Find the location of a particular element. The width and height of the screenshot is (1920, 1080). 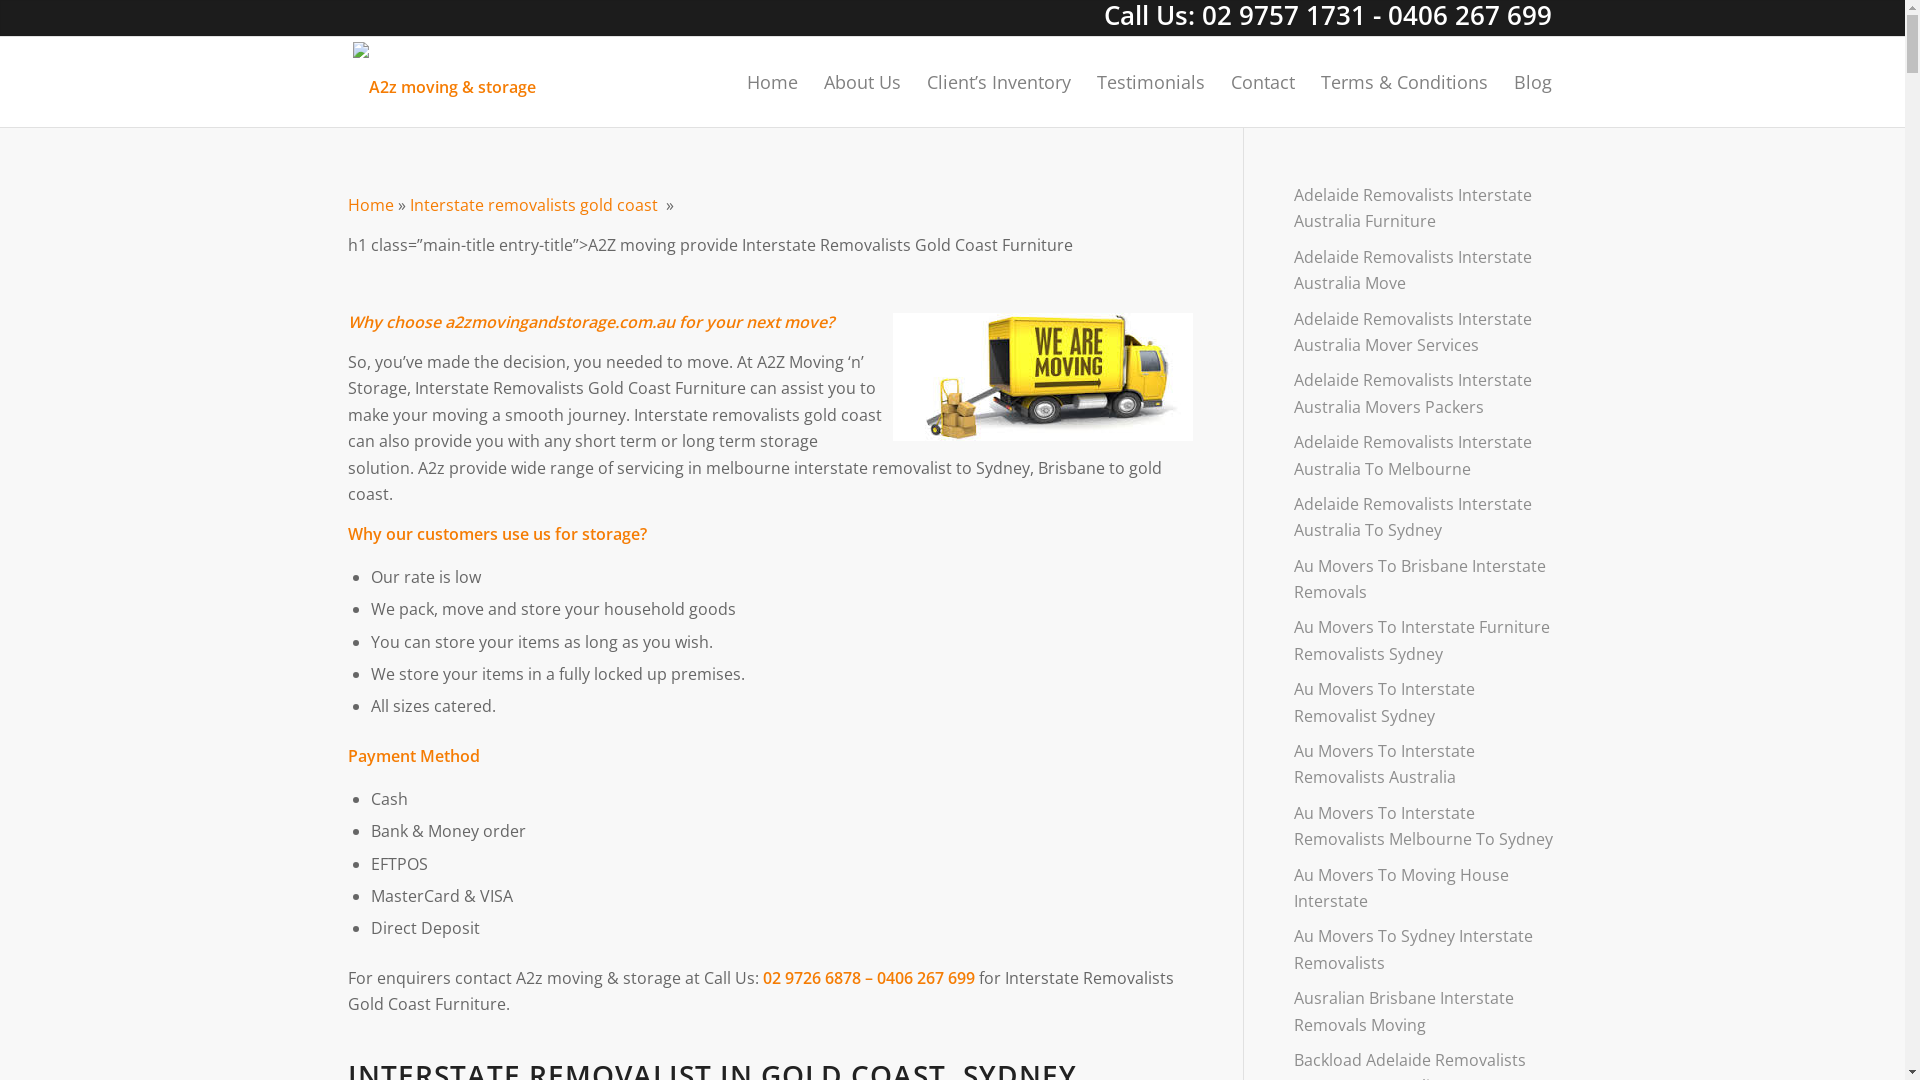

'Testimonials' is located at coordinates (1151, 80).